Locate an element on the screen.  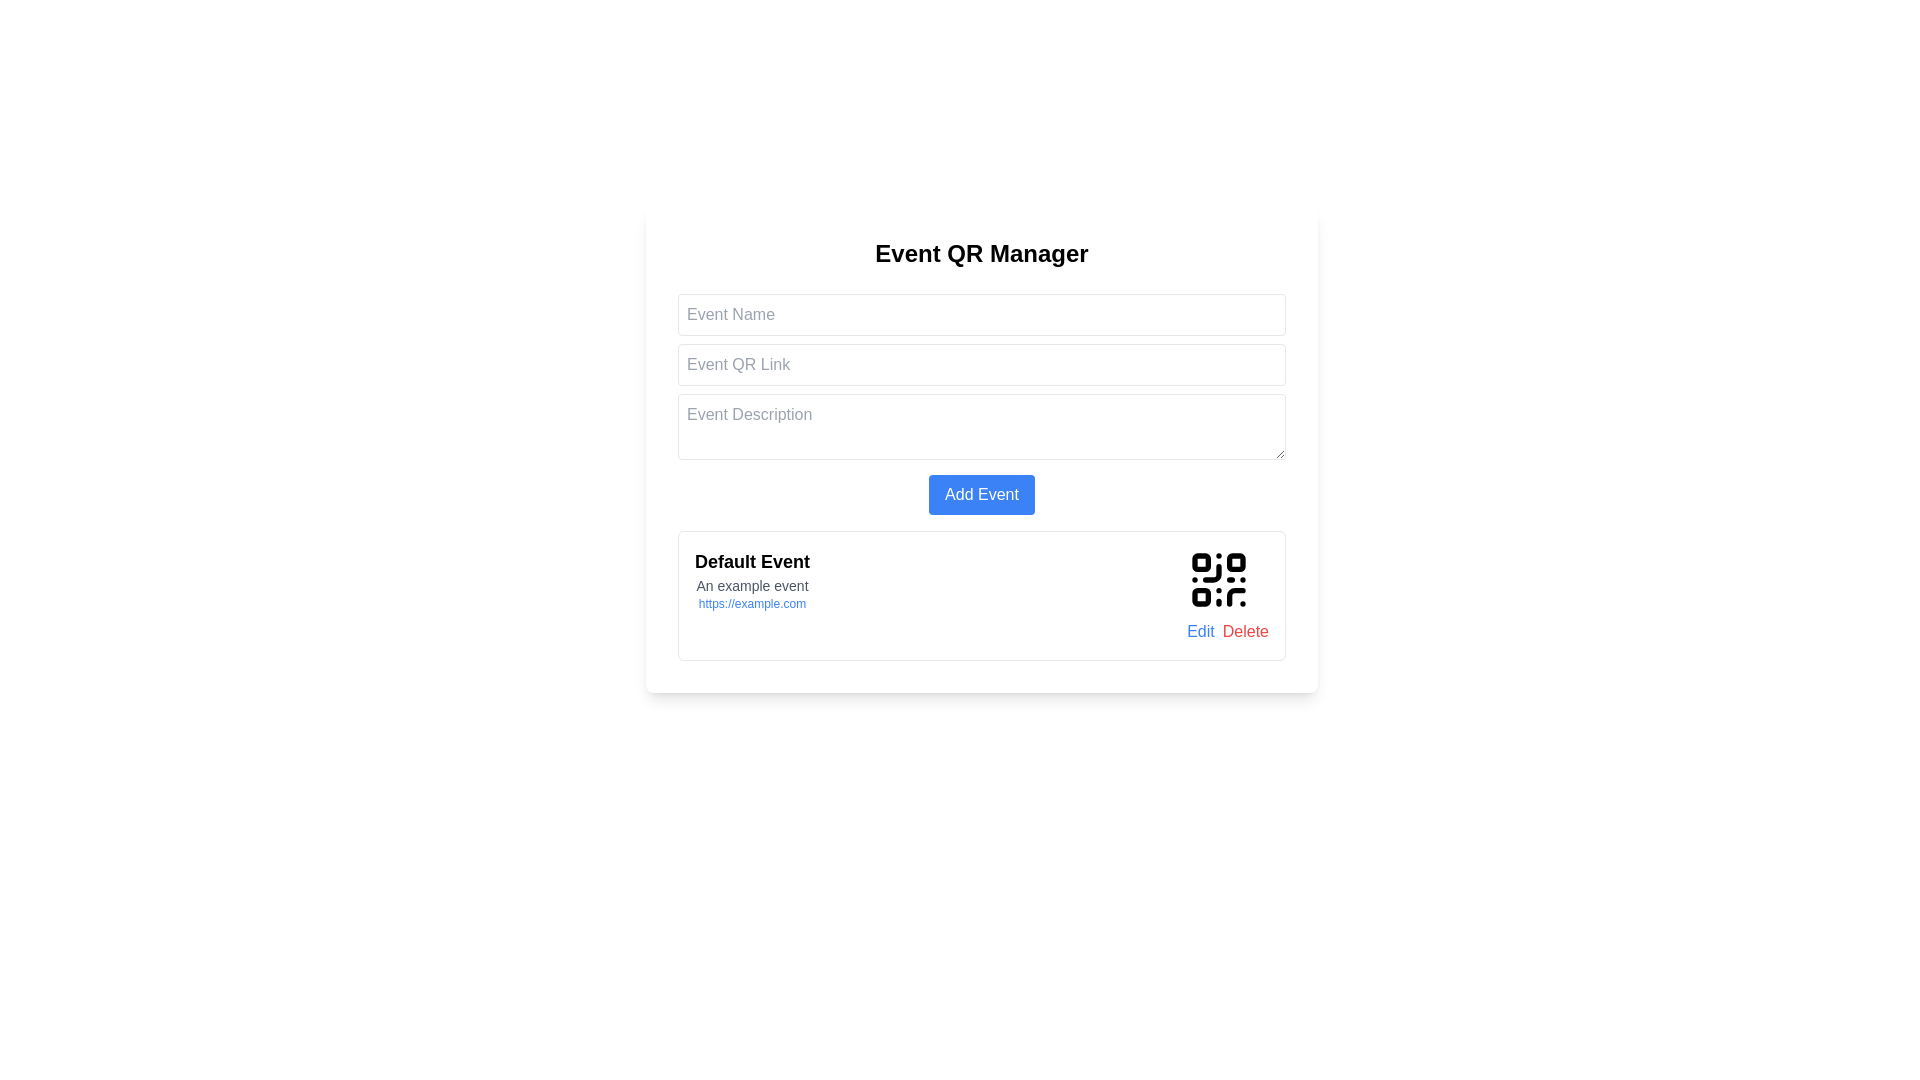
the label displaying the text 'An example event' which is styled in a smaller gray font and located below 'Default Event' in the event card section is located at coordinates (751, 585).